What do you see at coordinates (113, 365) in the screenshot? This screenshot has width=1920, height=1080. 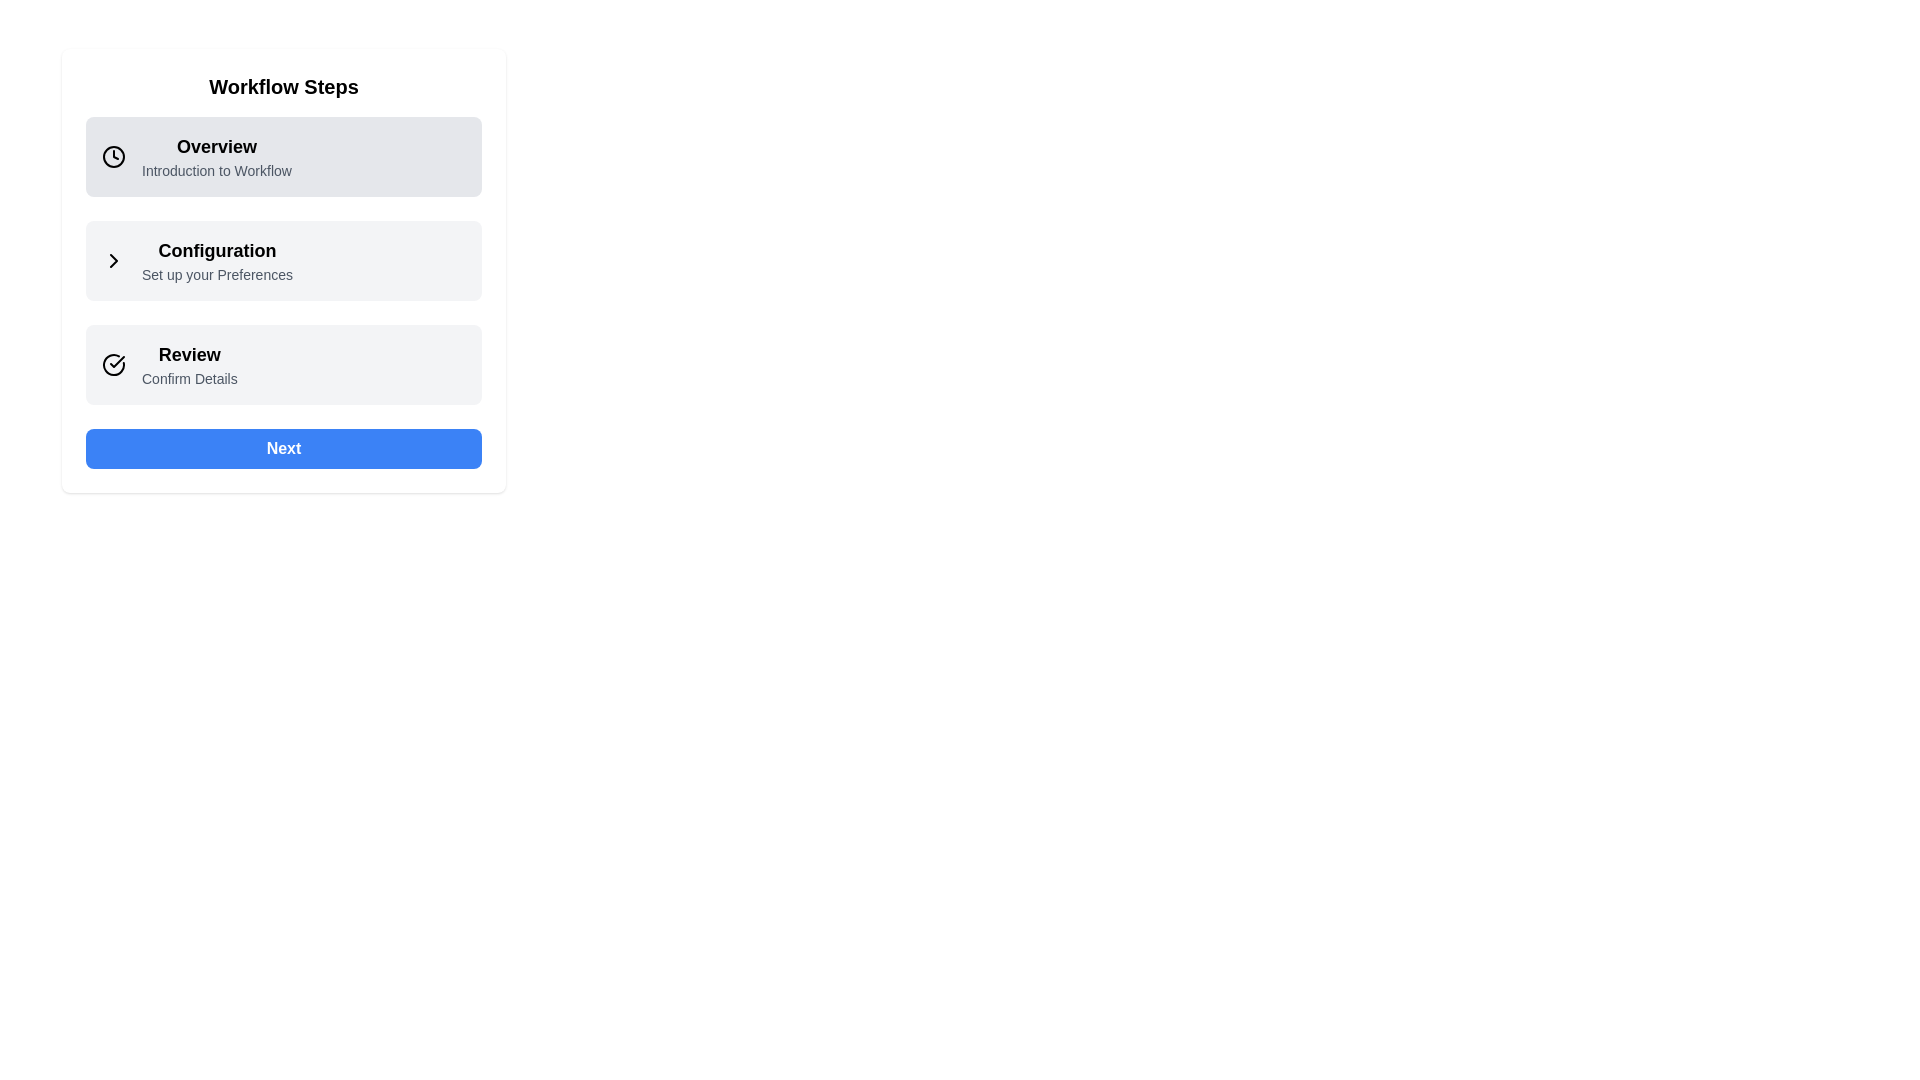 I see `the decorative curved segment of the icon indicating a completed or verified status for the 'Review' workflow step, located to the left of the 'Review' label` at bounding box center [113, 365].